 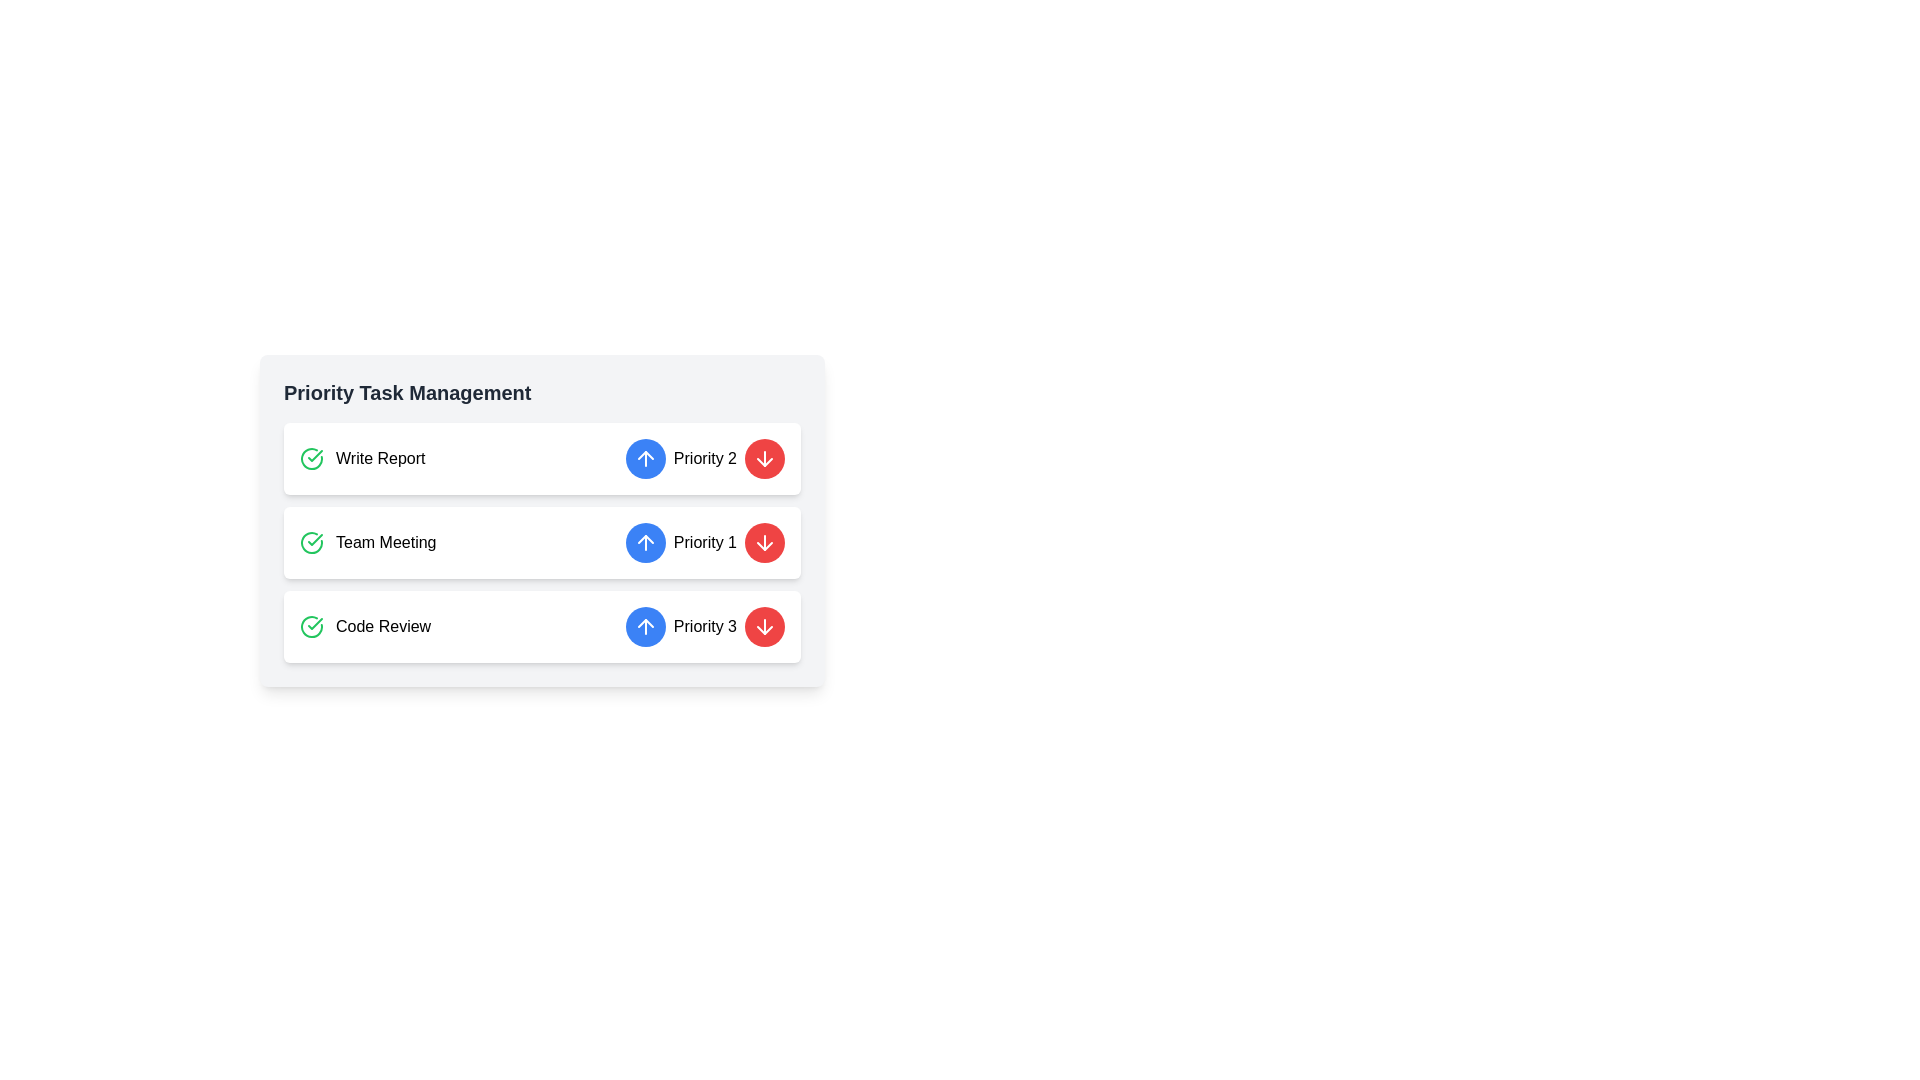 What do you see at coordinates (763, 626) in the screenshot?
I see `the downward-pointing arrow icon button with a red circular background to decrease the task priority in the 'Code Review' row of the 'Priority Task Management' interface` at bounding box center [763, 626].